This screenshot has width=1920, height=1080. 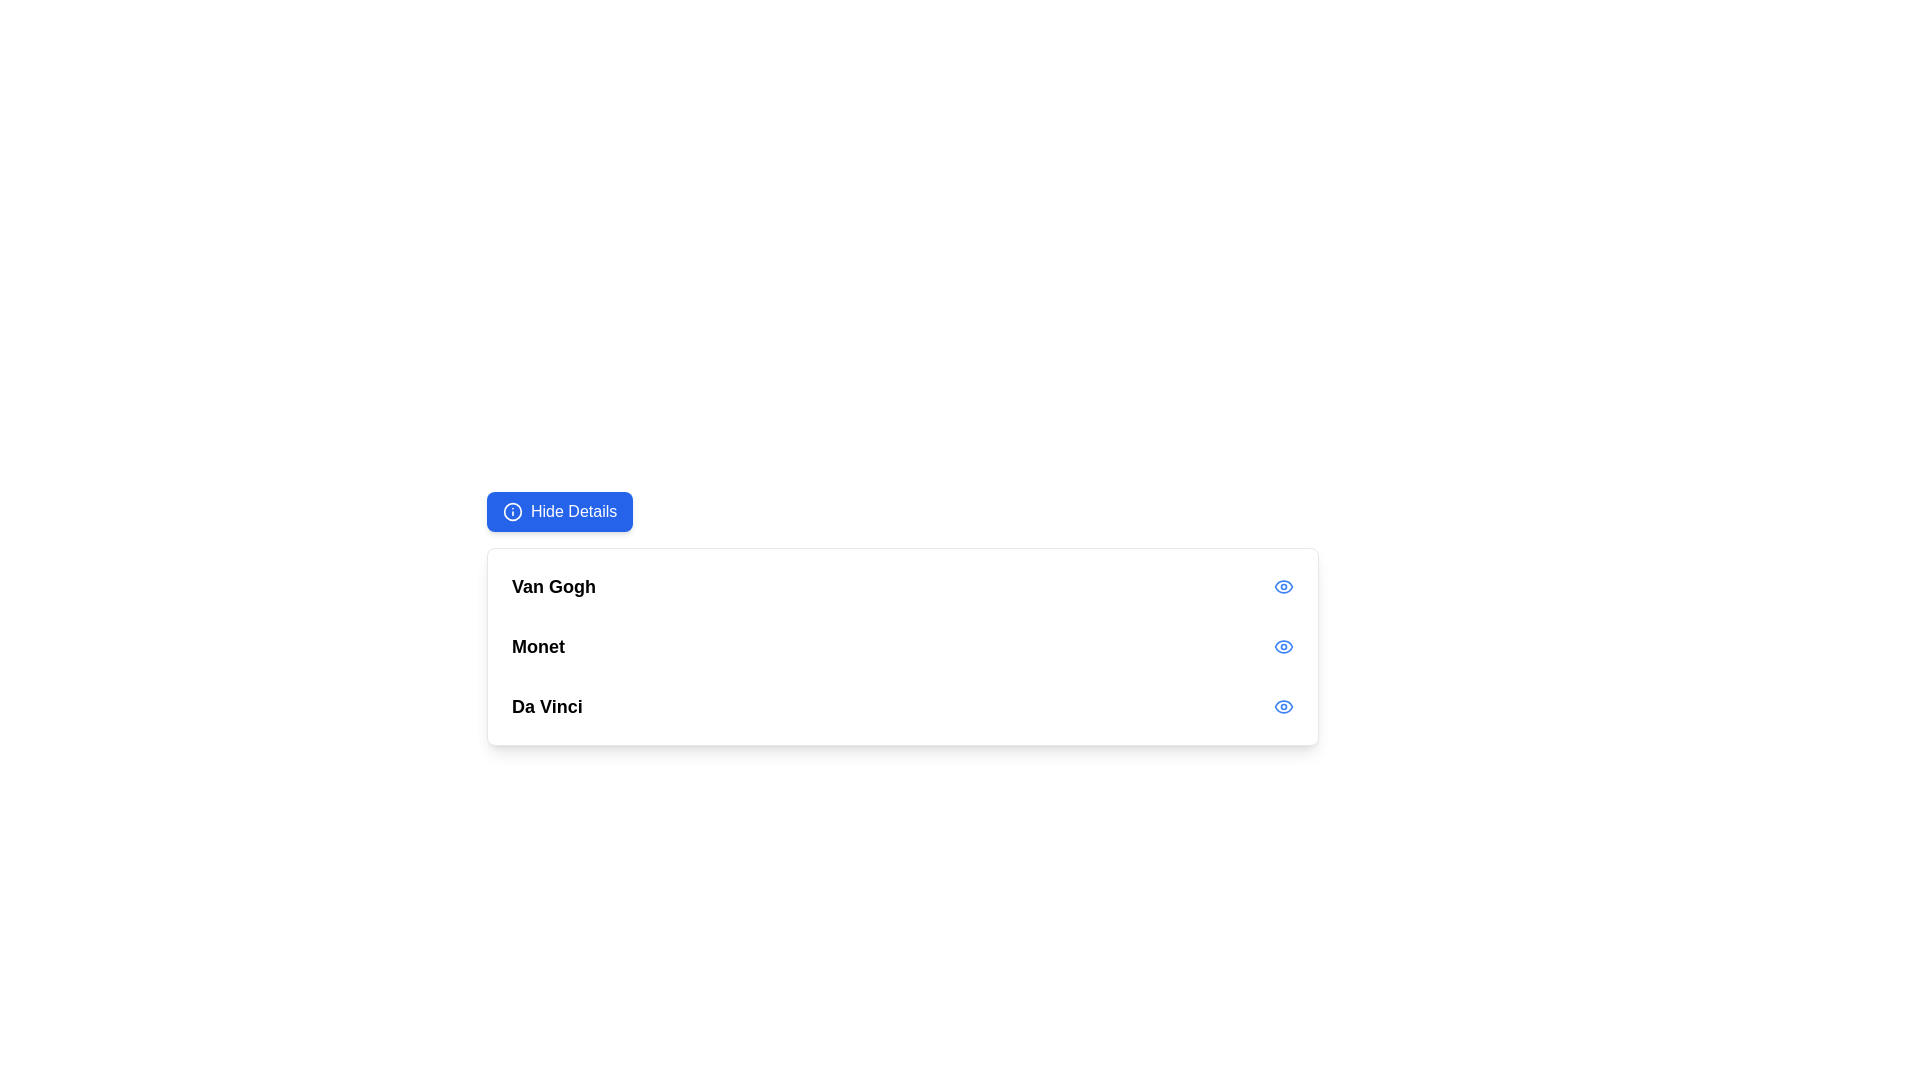 What do you see at coordinates (538, 647) in the screenshot?
I see `the text label 'Monet' from its position in the vertical list` at bounding box center [538, 647].